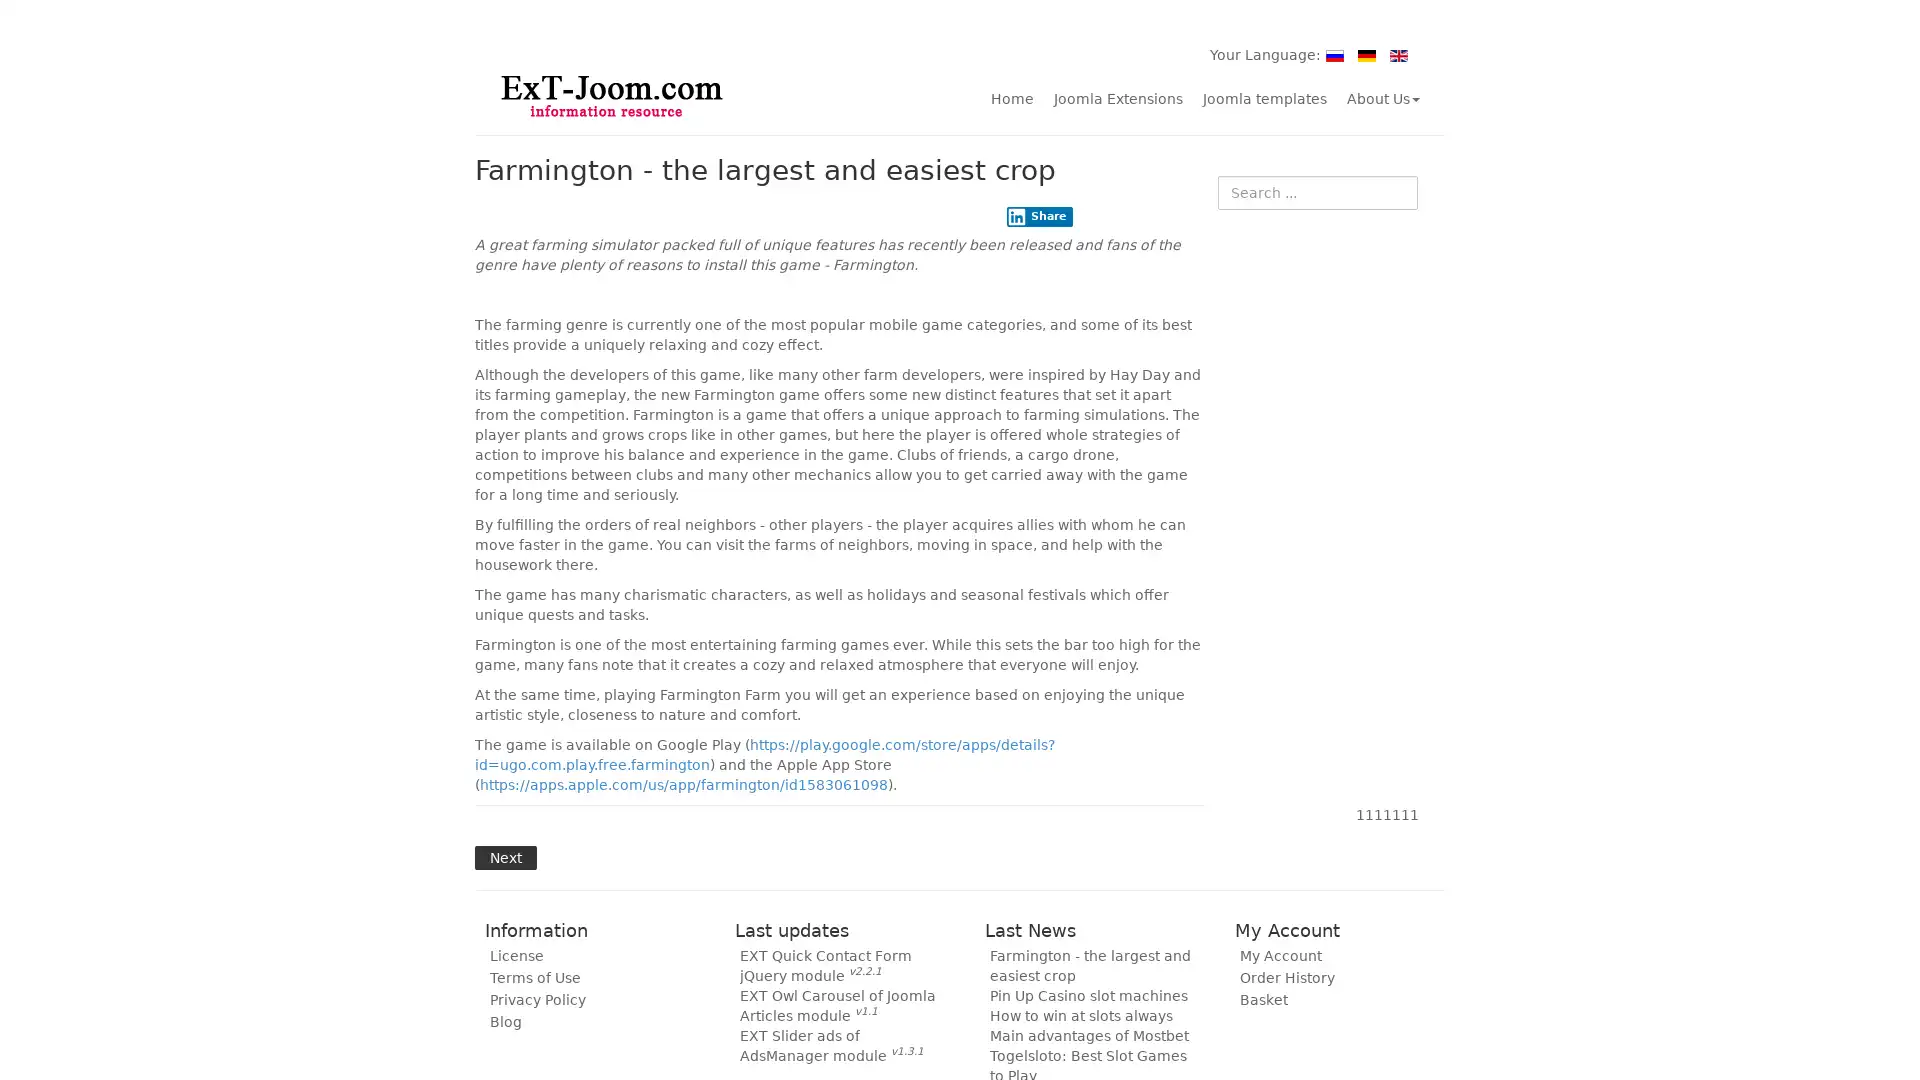 The width and height of the screenshot is (1920, 1080). Describe the element at coordinates (1039, 216) in the screenshot. I see `Share` at that location.